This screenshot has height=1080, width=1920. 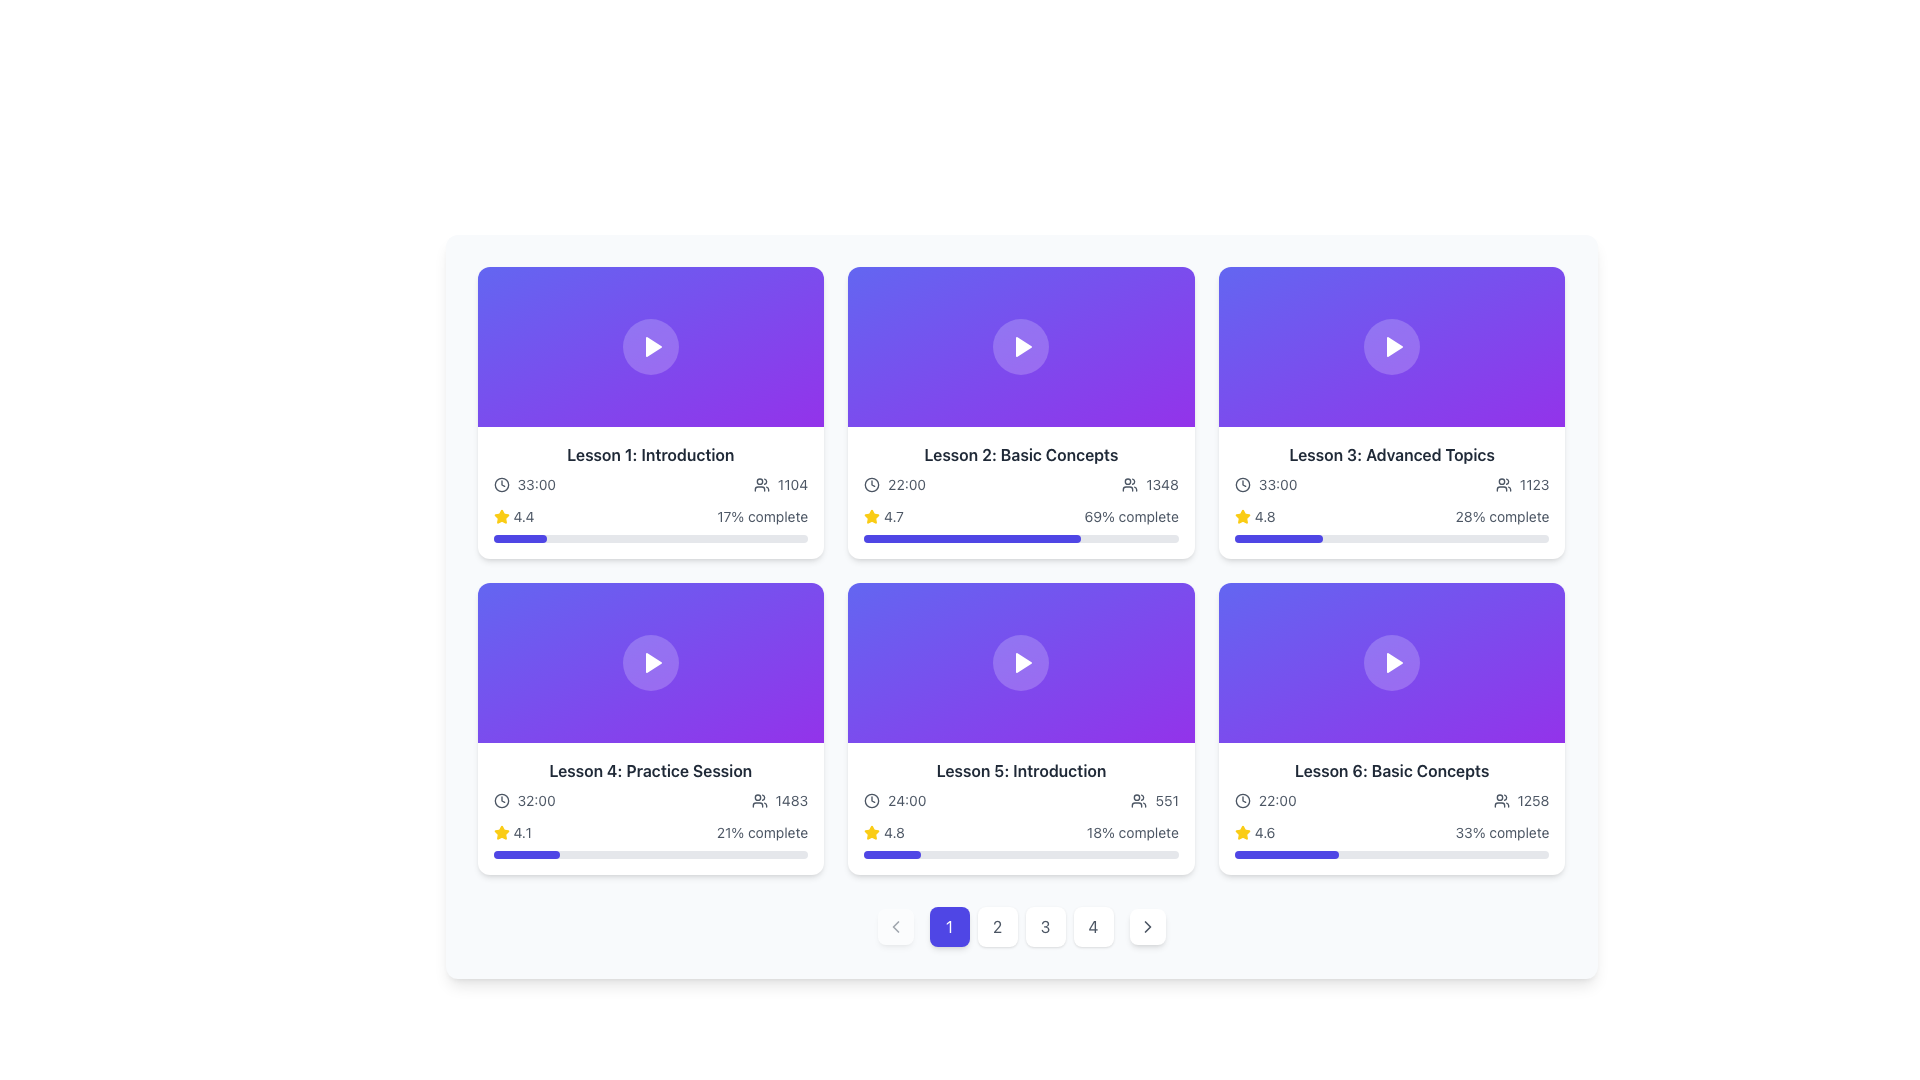 I want to click on the numerical text label '4.8', which is styled in gray and positioned to the right of a yellow star icon, located in the bottom part of the card labeled 'Lesson 5: Introduction', so click(x=893, y=833).